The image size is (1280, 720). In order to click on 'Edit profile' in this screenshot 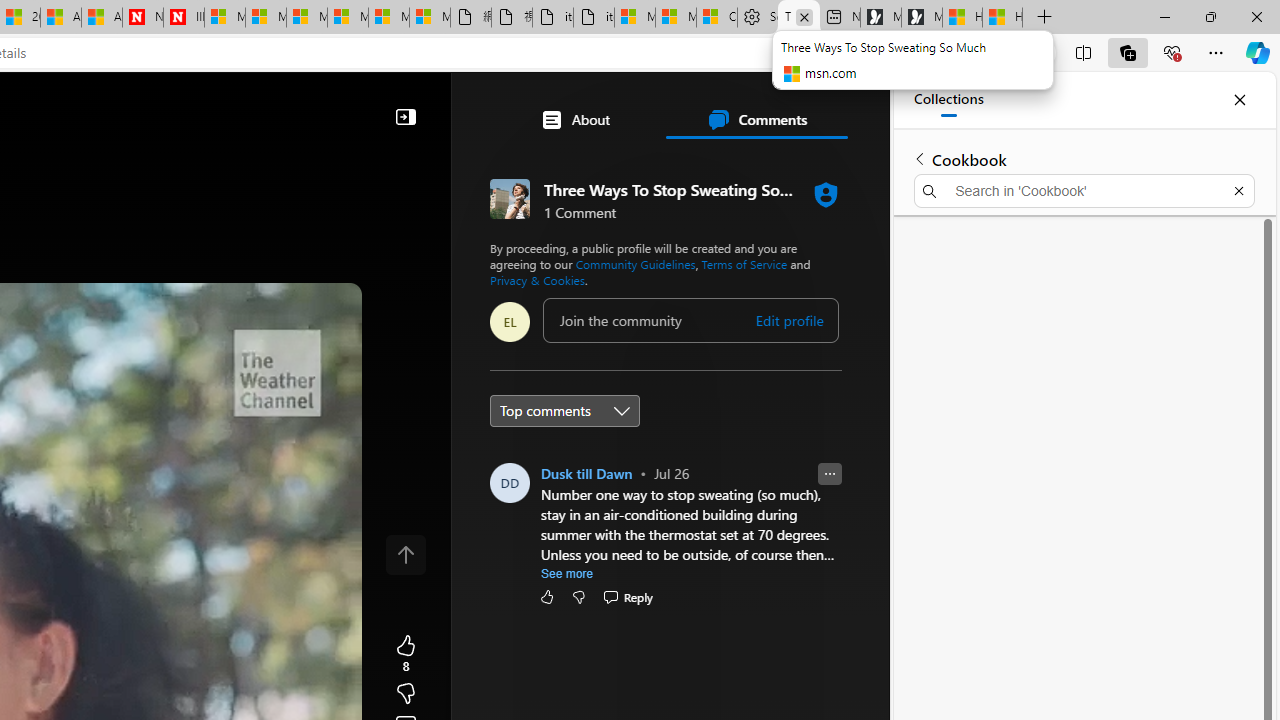, I will do `click(788, 320)`.